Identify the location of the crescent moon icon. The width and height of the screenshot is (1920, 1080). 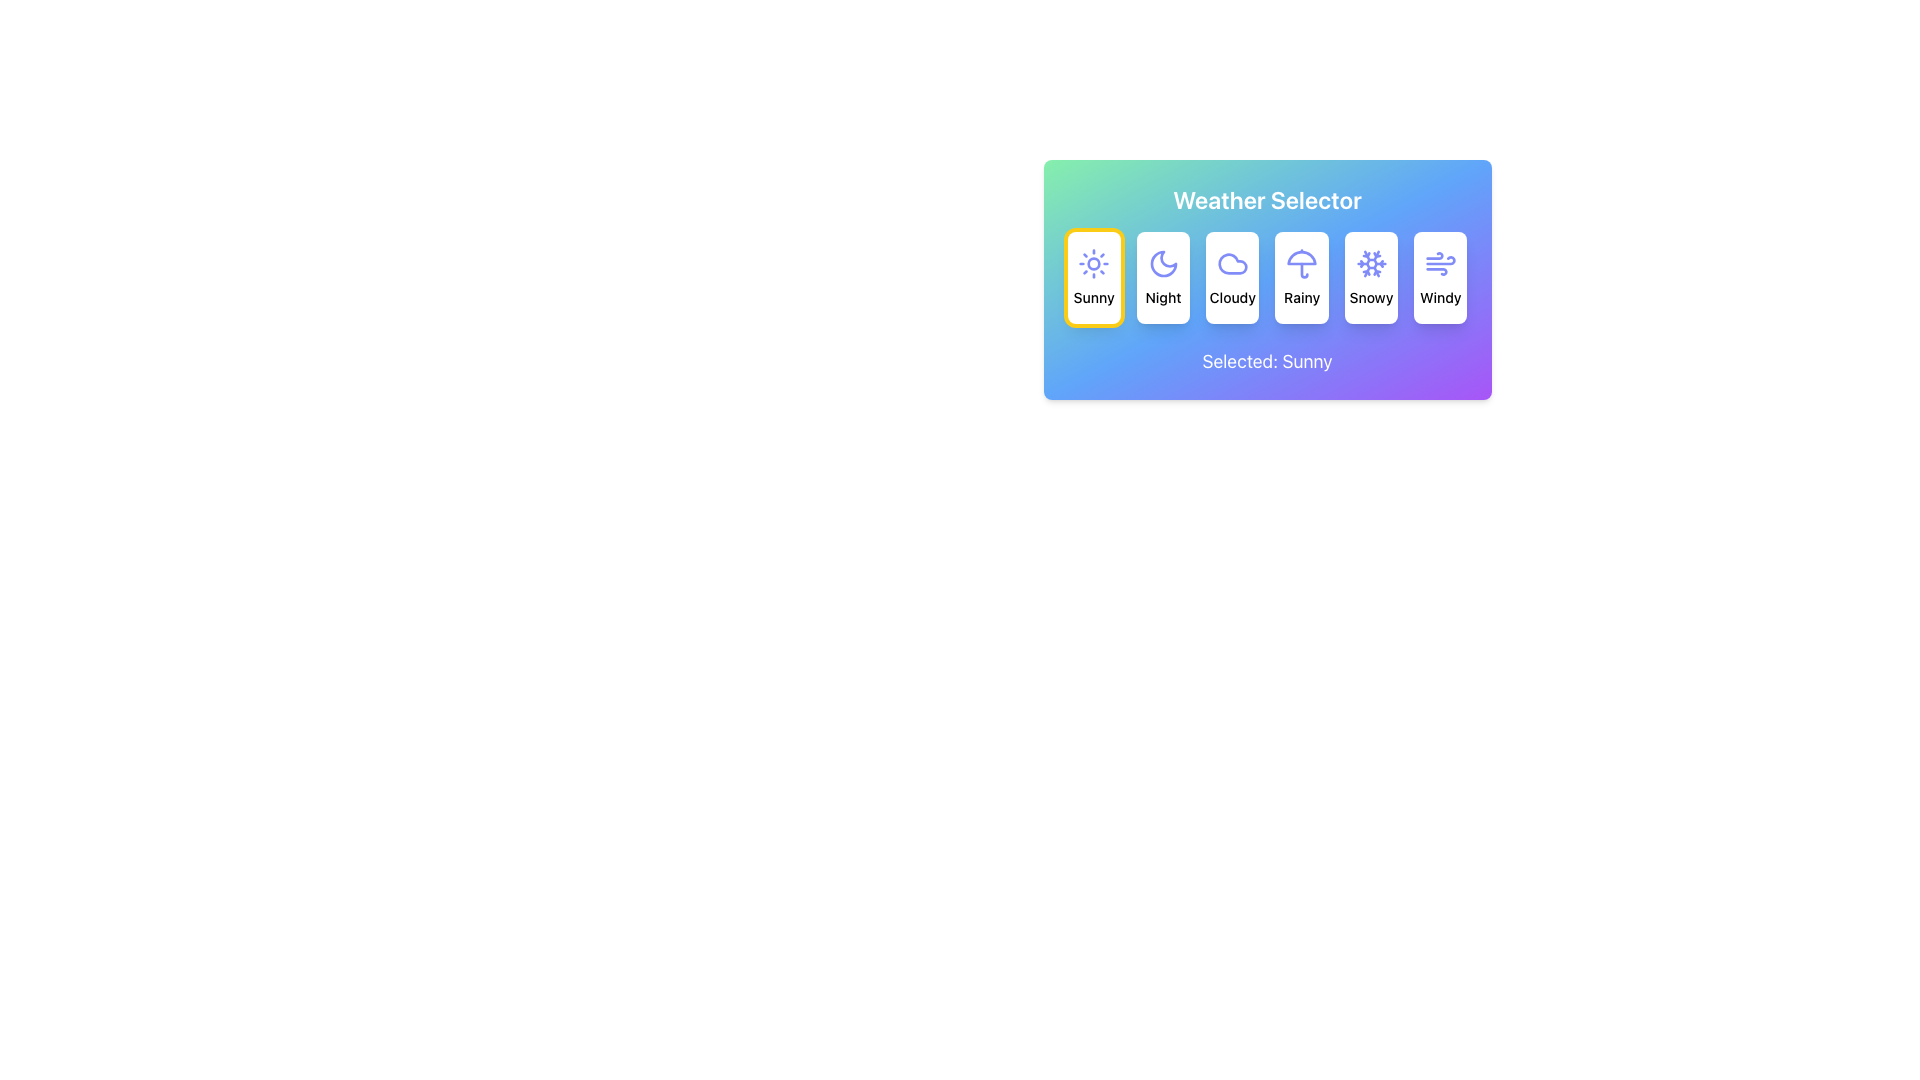
(1163, 262).